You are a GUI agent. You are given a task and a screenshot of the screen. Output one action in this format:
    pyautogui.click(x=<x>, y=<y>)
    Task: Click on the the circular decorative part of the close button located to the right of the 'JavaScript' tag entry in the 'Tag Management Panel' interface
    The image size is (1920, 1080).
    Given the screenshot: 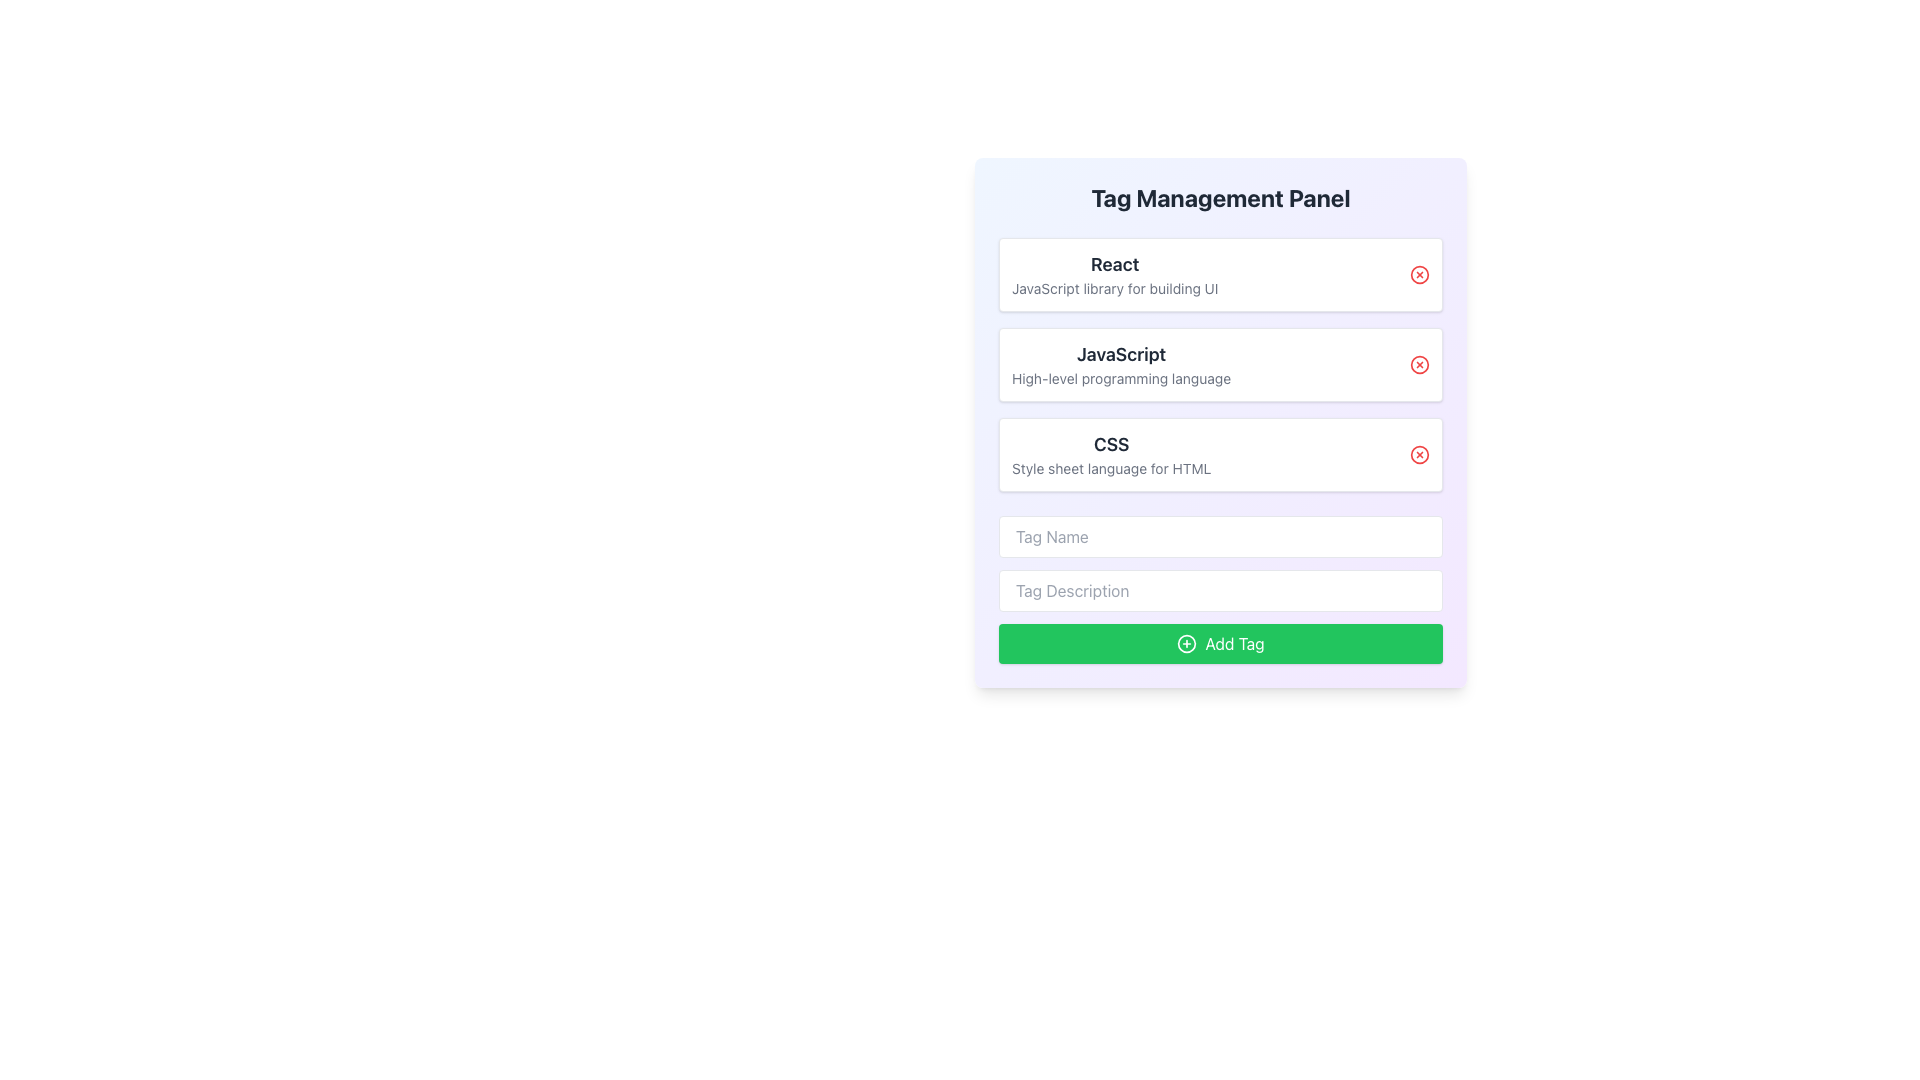 What is the action you would take?
    pyautogui.click(x=1419, y=365)
    